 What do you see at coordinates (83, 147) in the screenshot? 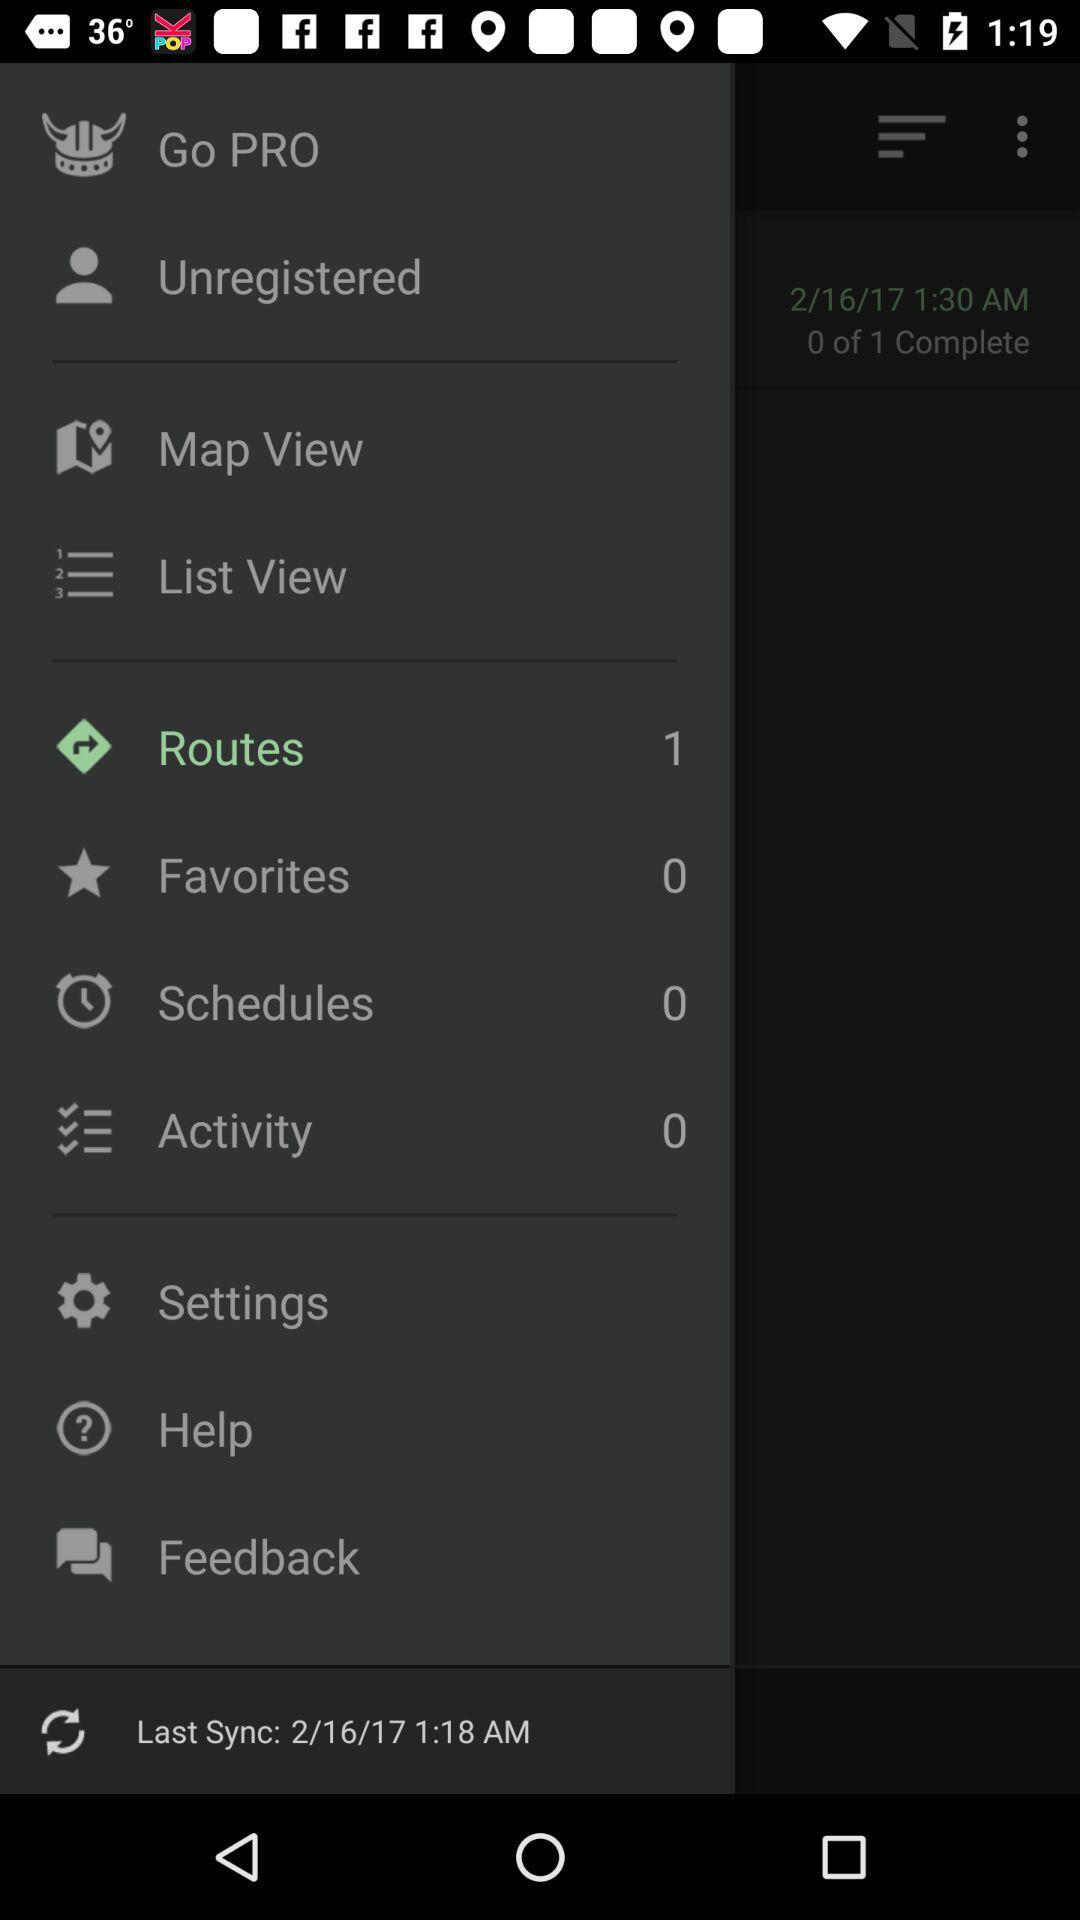
I see `the go pro icon` at bounding box center [83, 147].